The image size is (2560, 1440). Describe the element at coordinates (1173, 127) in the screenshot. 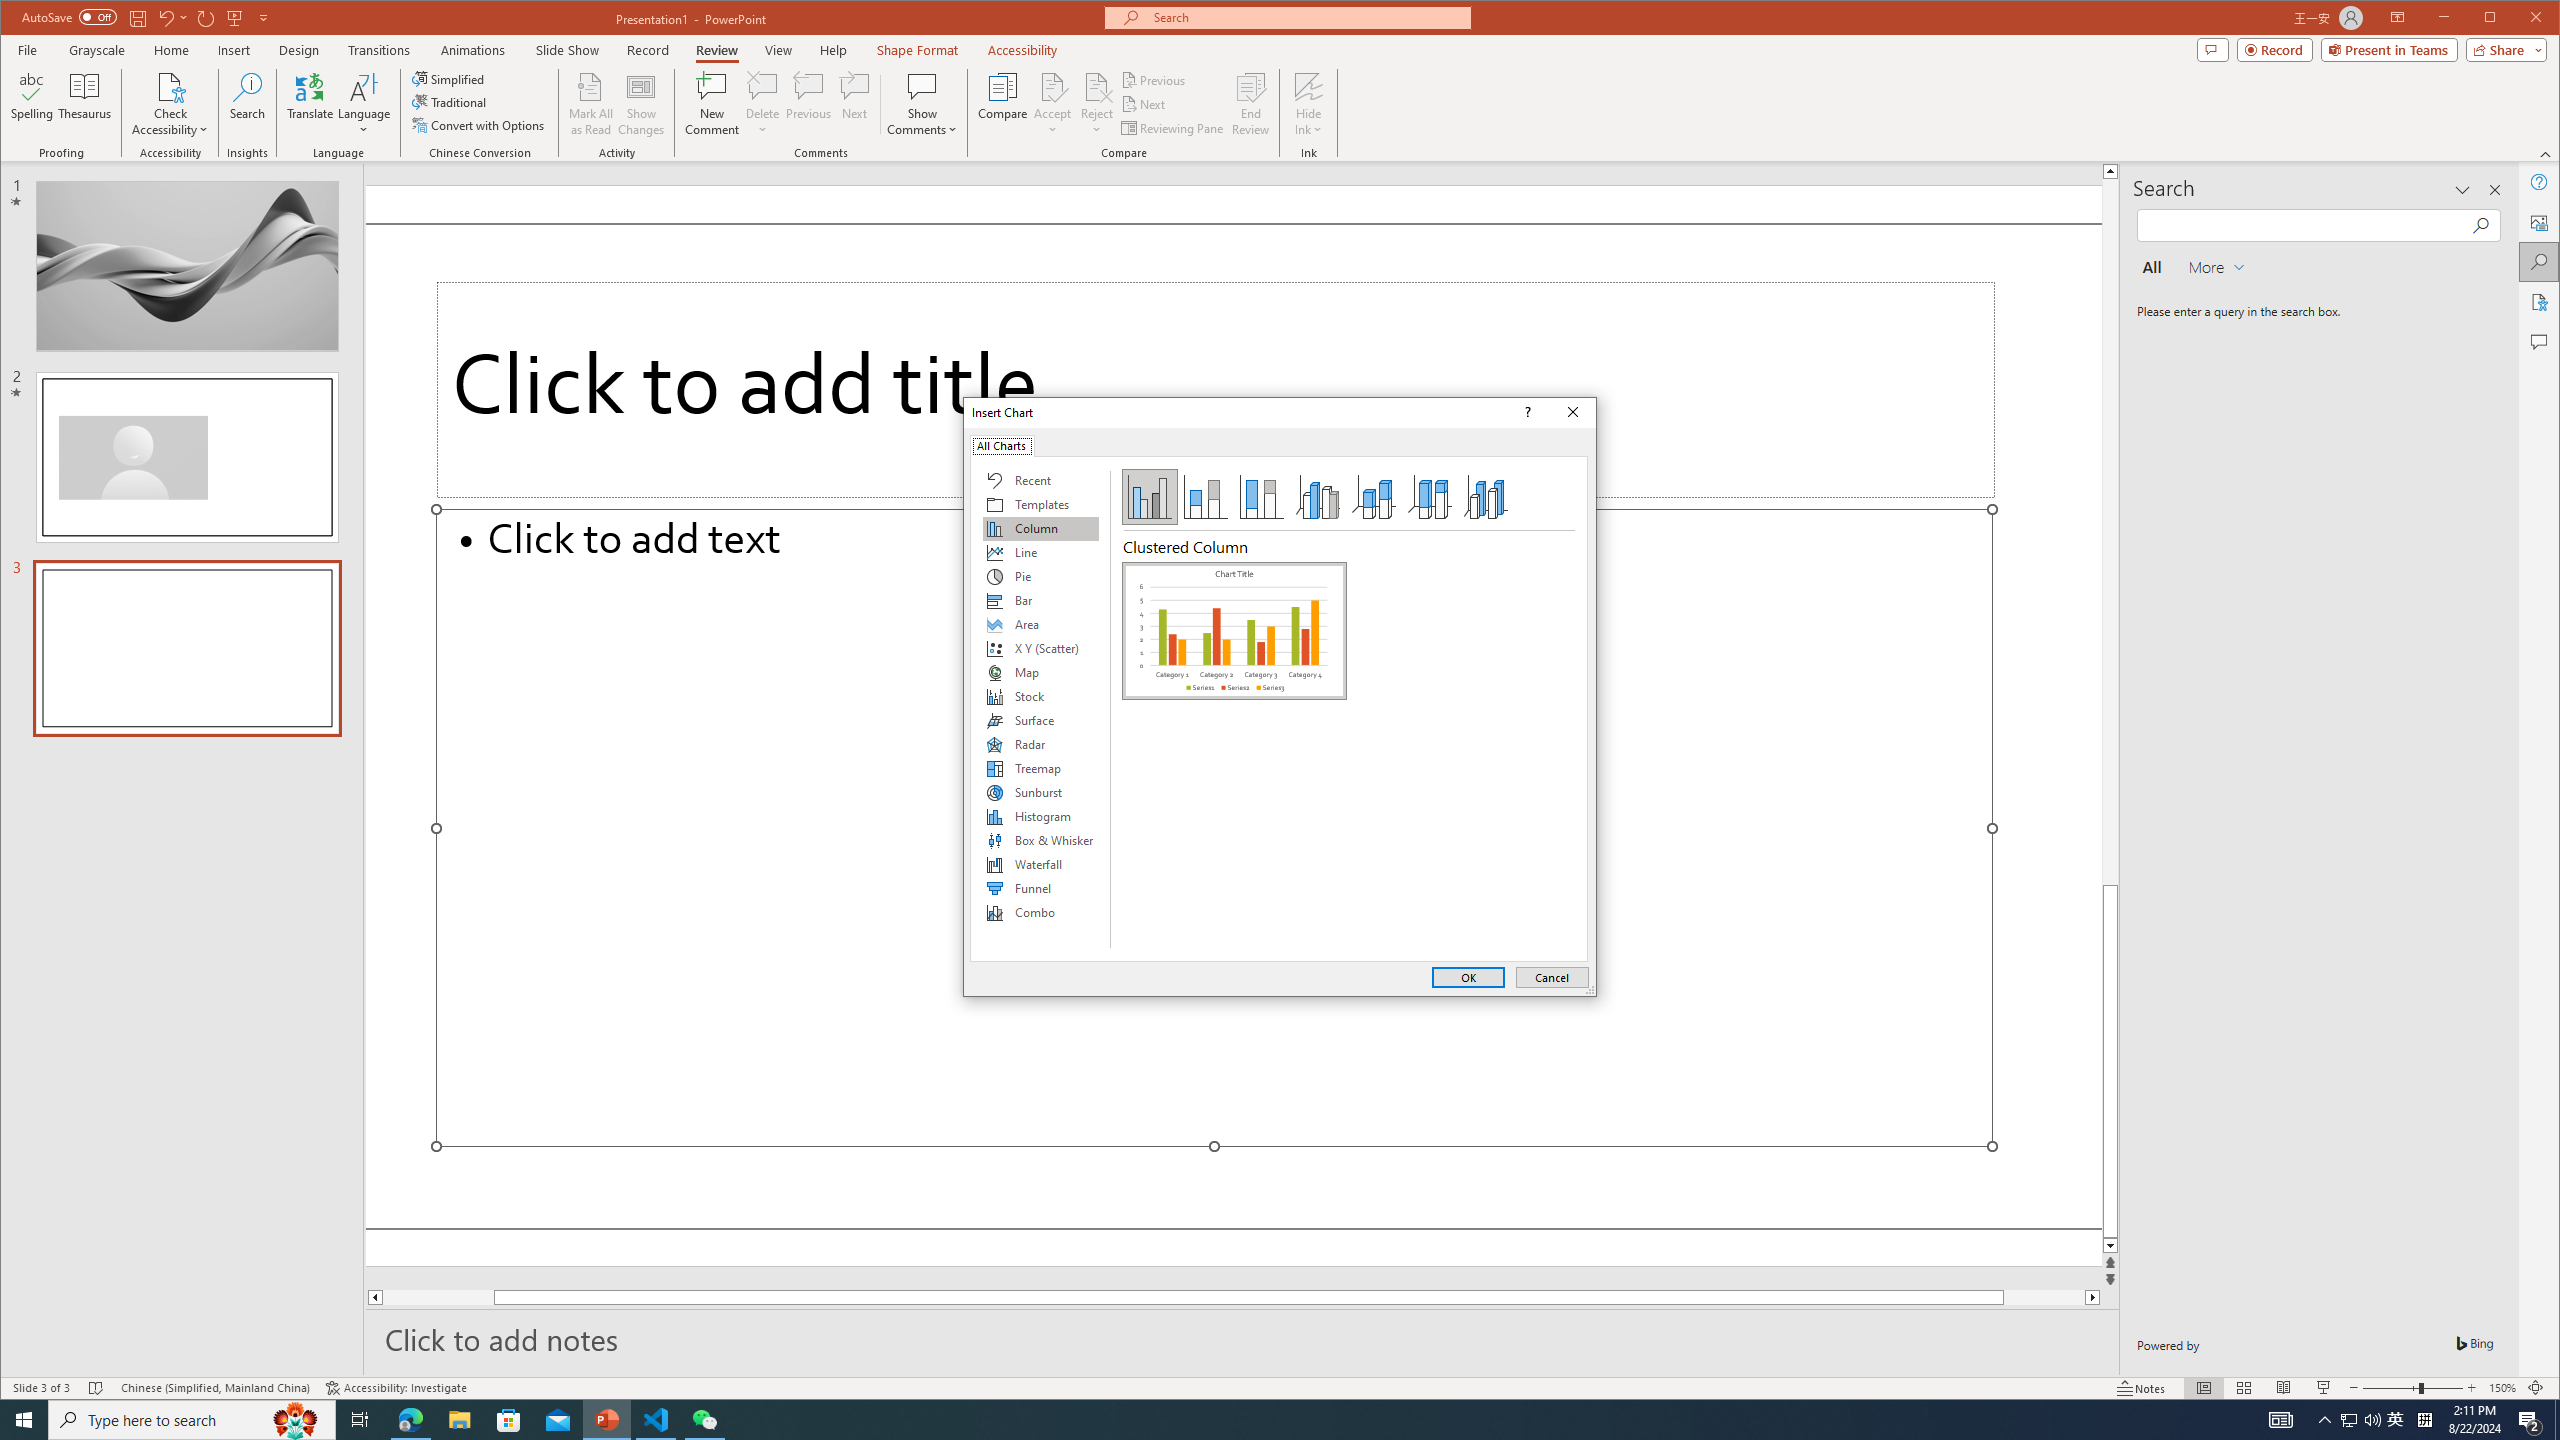

I see `'Reviewing Pane'` at that location.